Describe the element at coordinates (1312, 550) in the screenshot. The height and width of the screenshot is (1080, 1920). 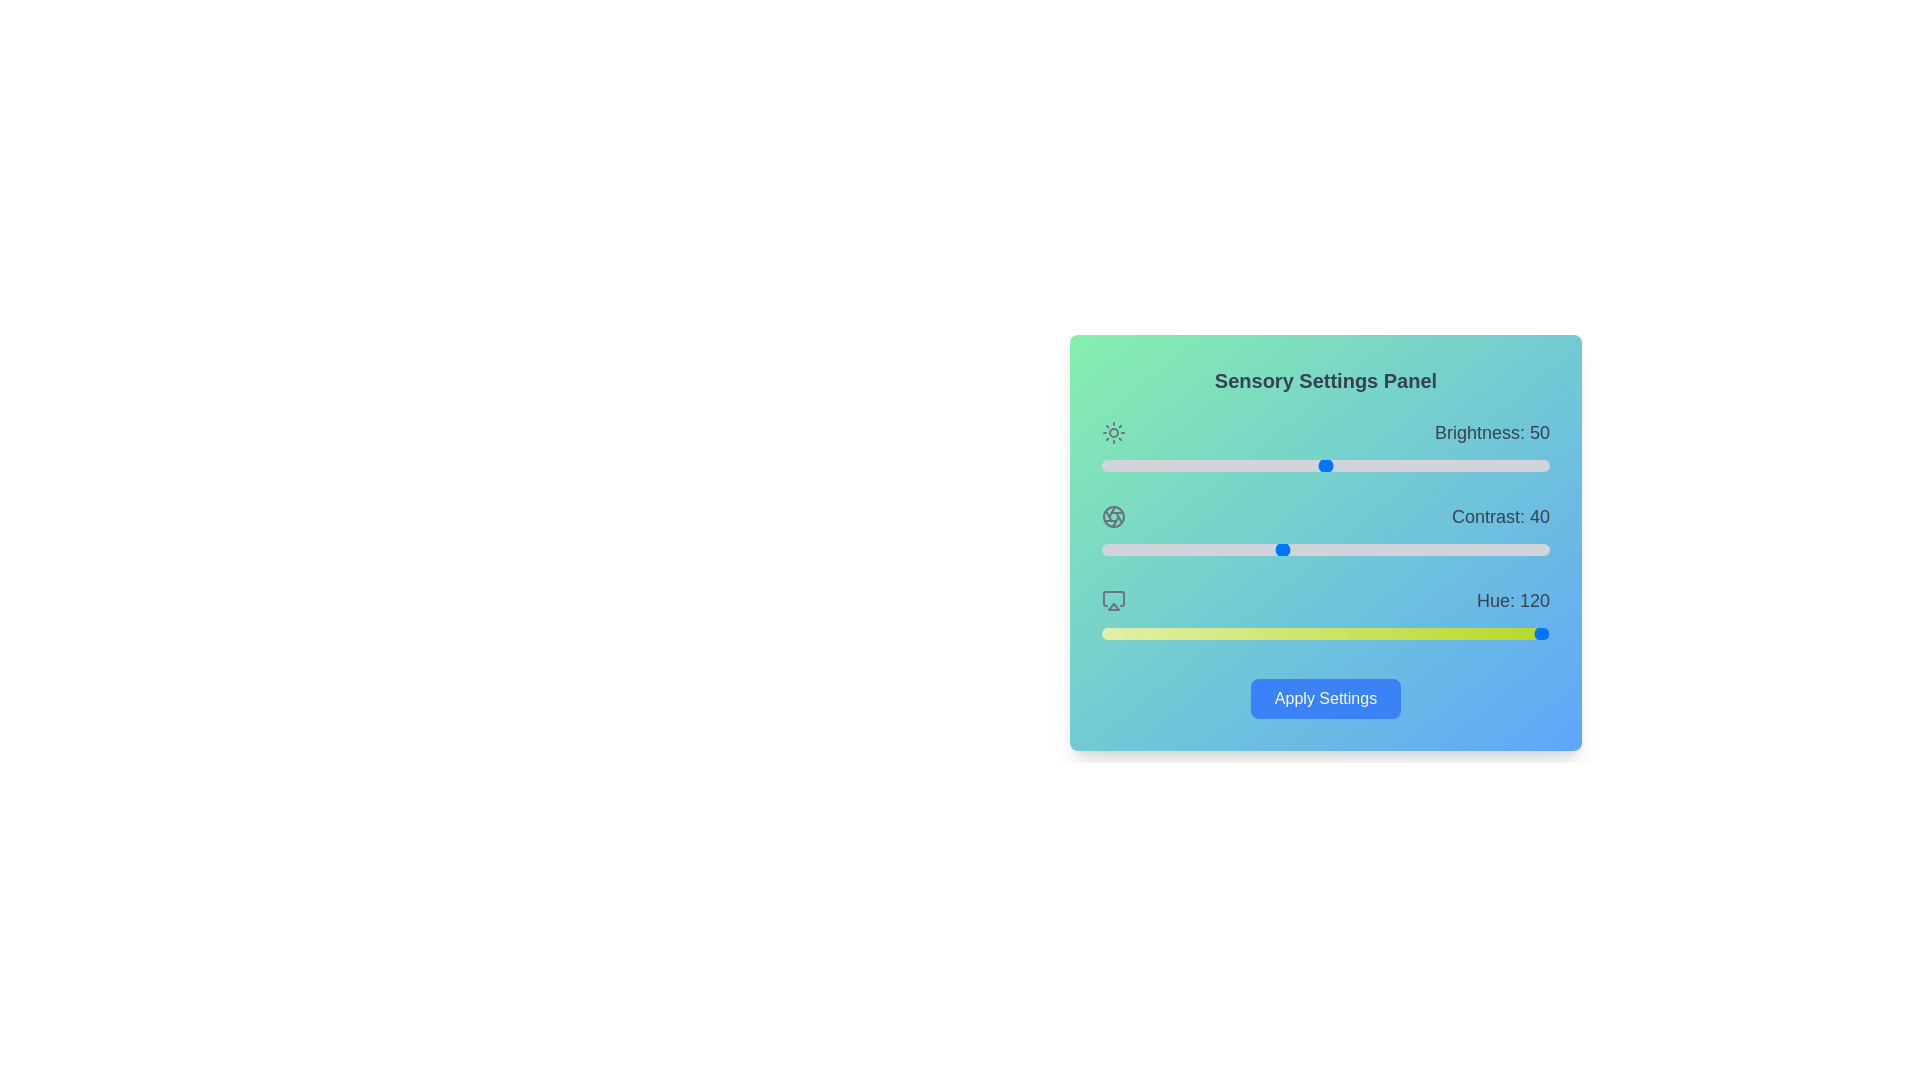
I see `the contrast slider to 47` at that location.